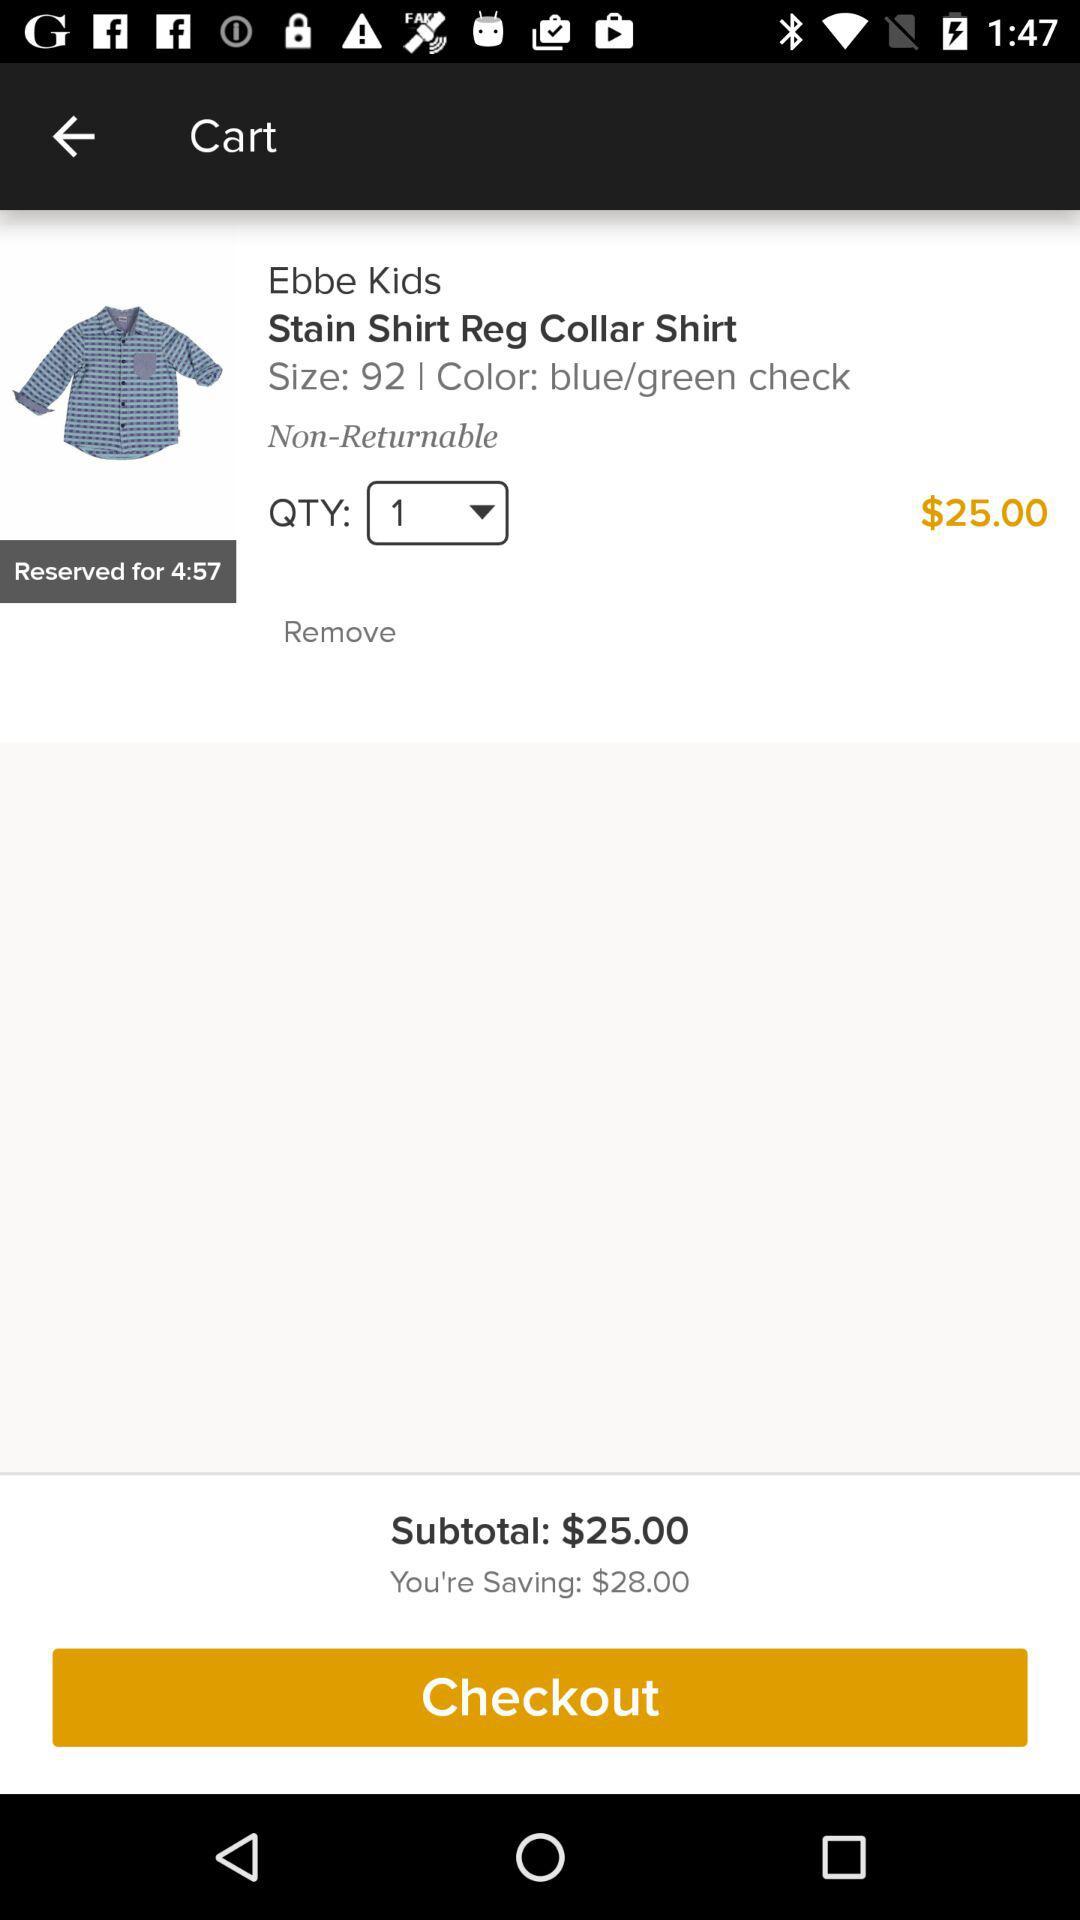  Describe the element at coordinates (540, 1696) in the screenshot. I see `checkout item` at that location.